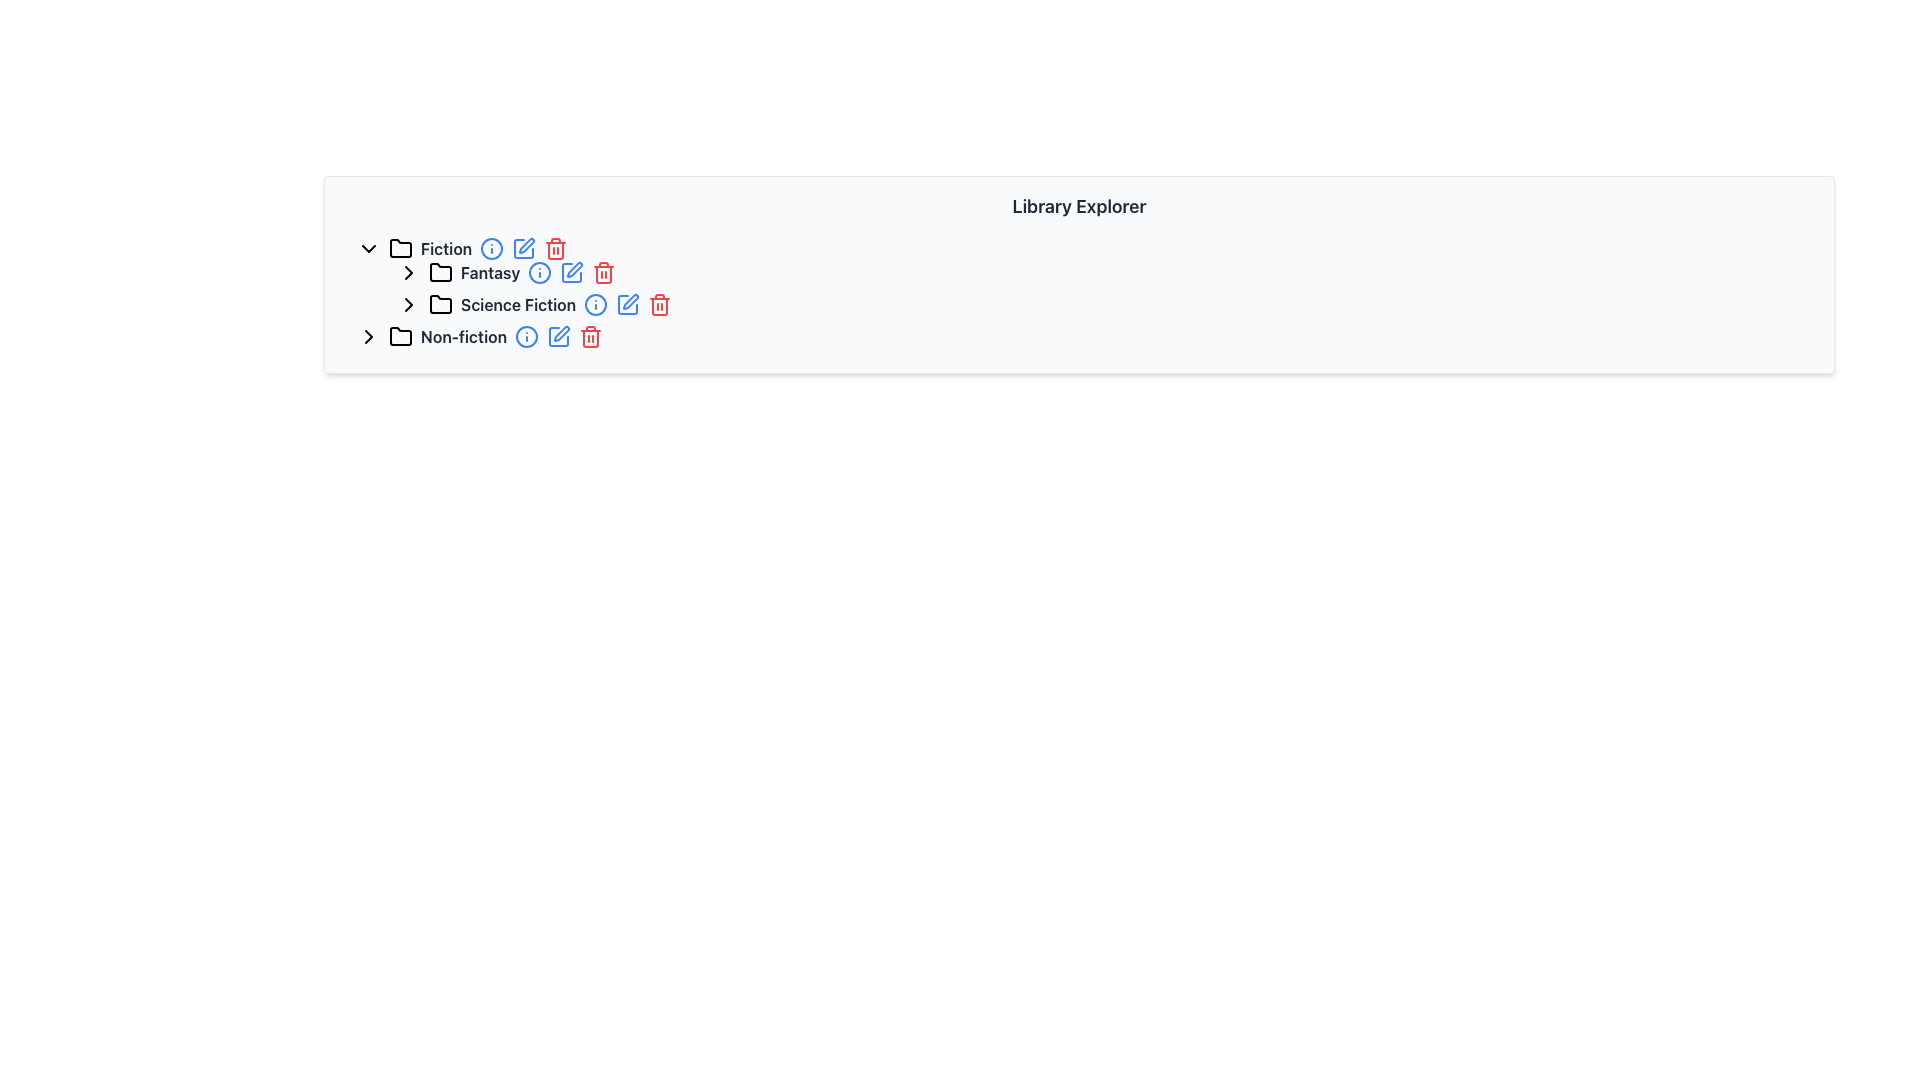 Image resolution: width=1920 pixels, height=1080 pixels. I want to click on the Folder Icon that represents the 'Science Fiction' category in the Library Explorer application, so click(440, 304).